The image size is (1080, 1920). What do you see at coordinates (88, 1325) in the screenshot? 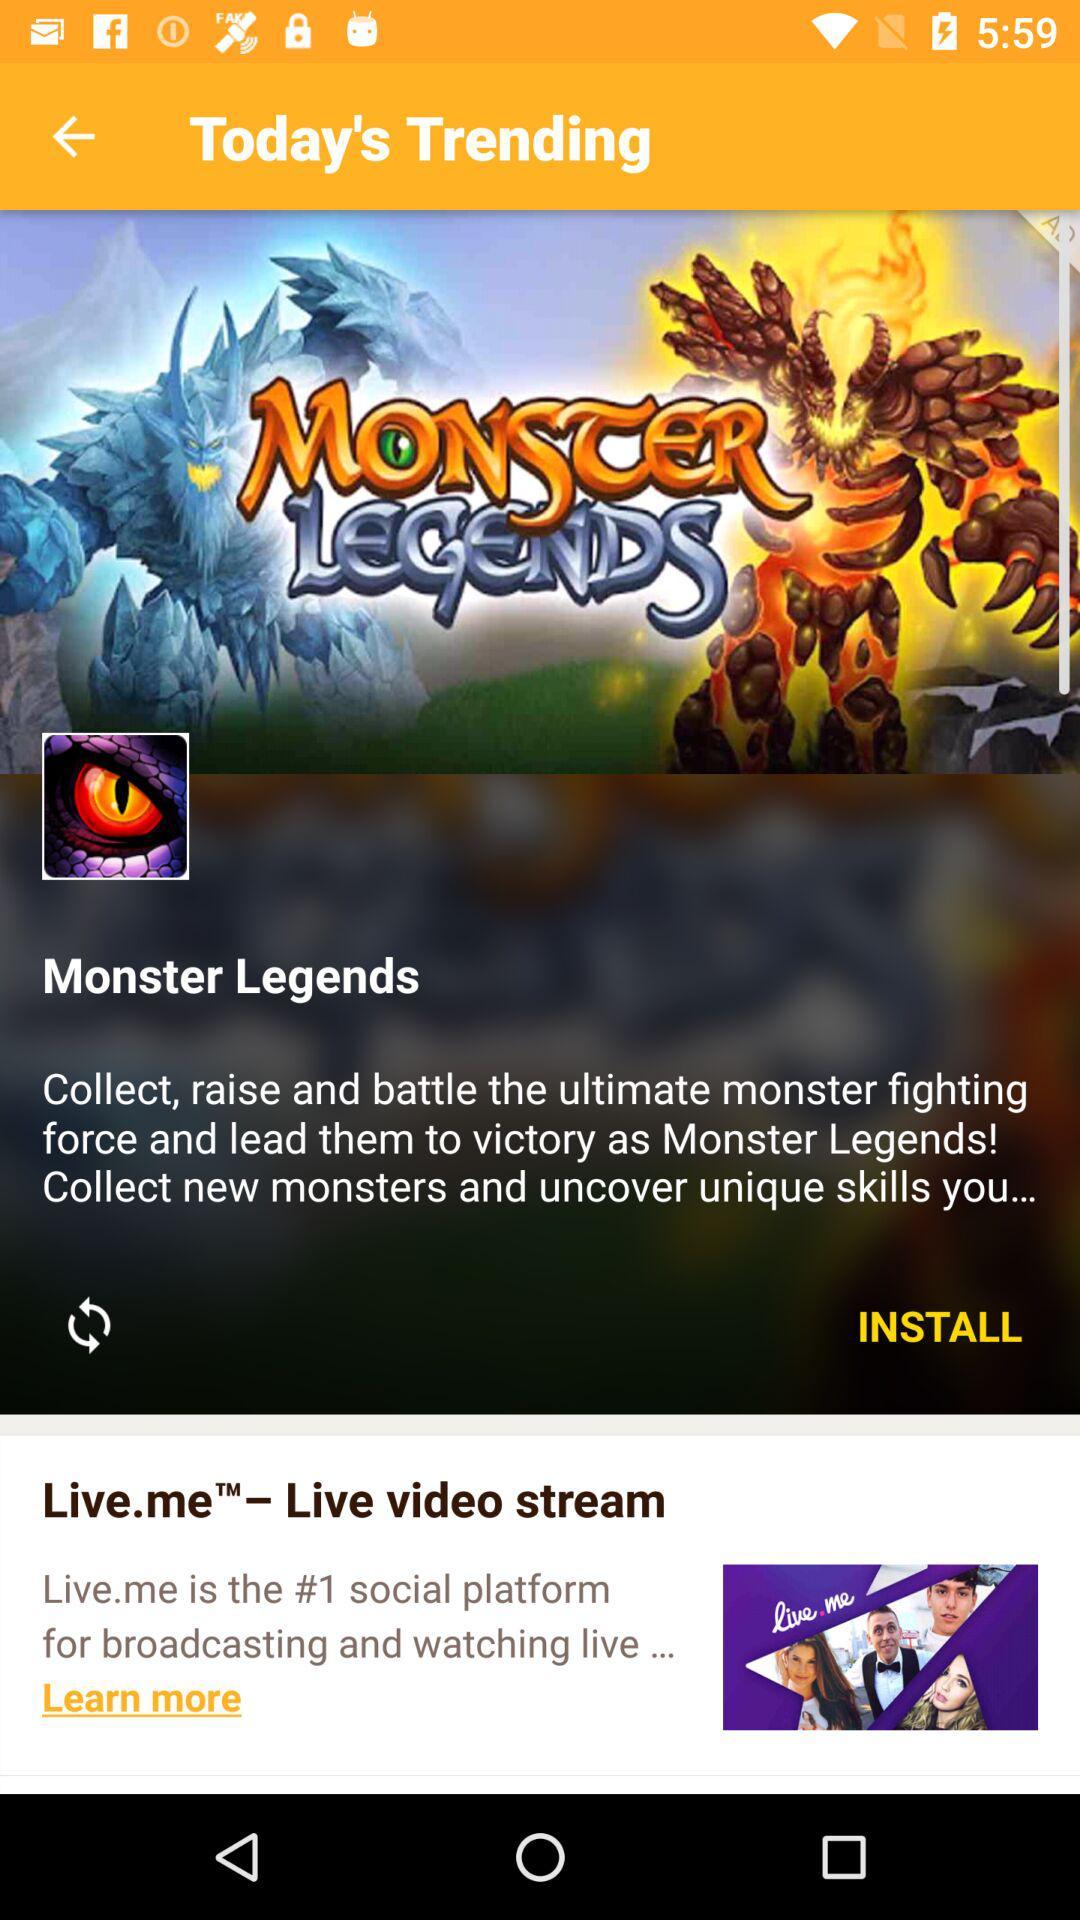
I see `refresh the trending apps` at bounding box center [88, 1325].